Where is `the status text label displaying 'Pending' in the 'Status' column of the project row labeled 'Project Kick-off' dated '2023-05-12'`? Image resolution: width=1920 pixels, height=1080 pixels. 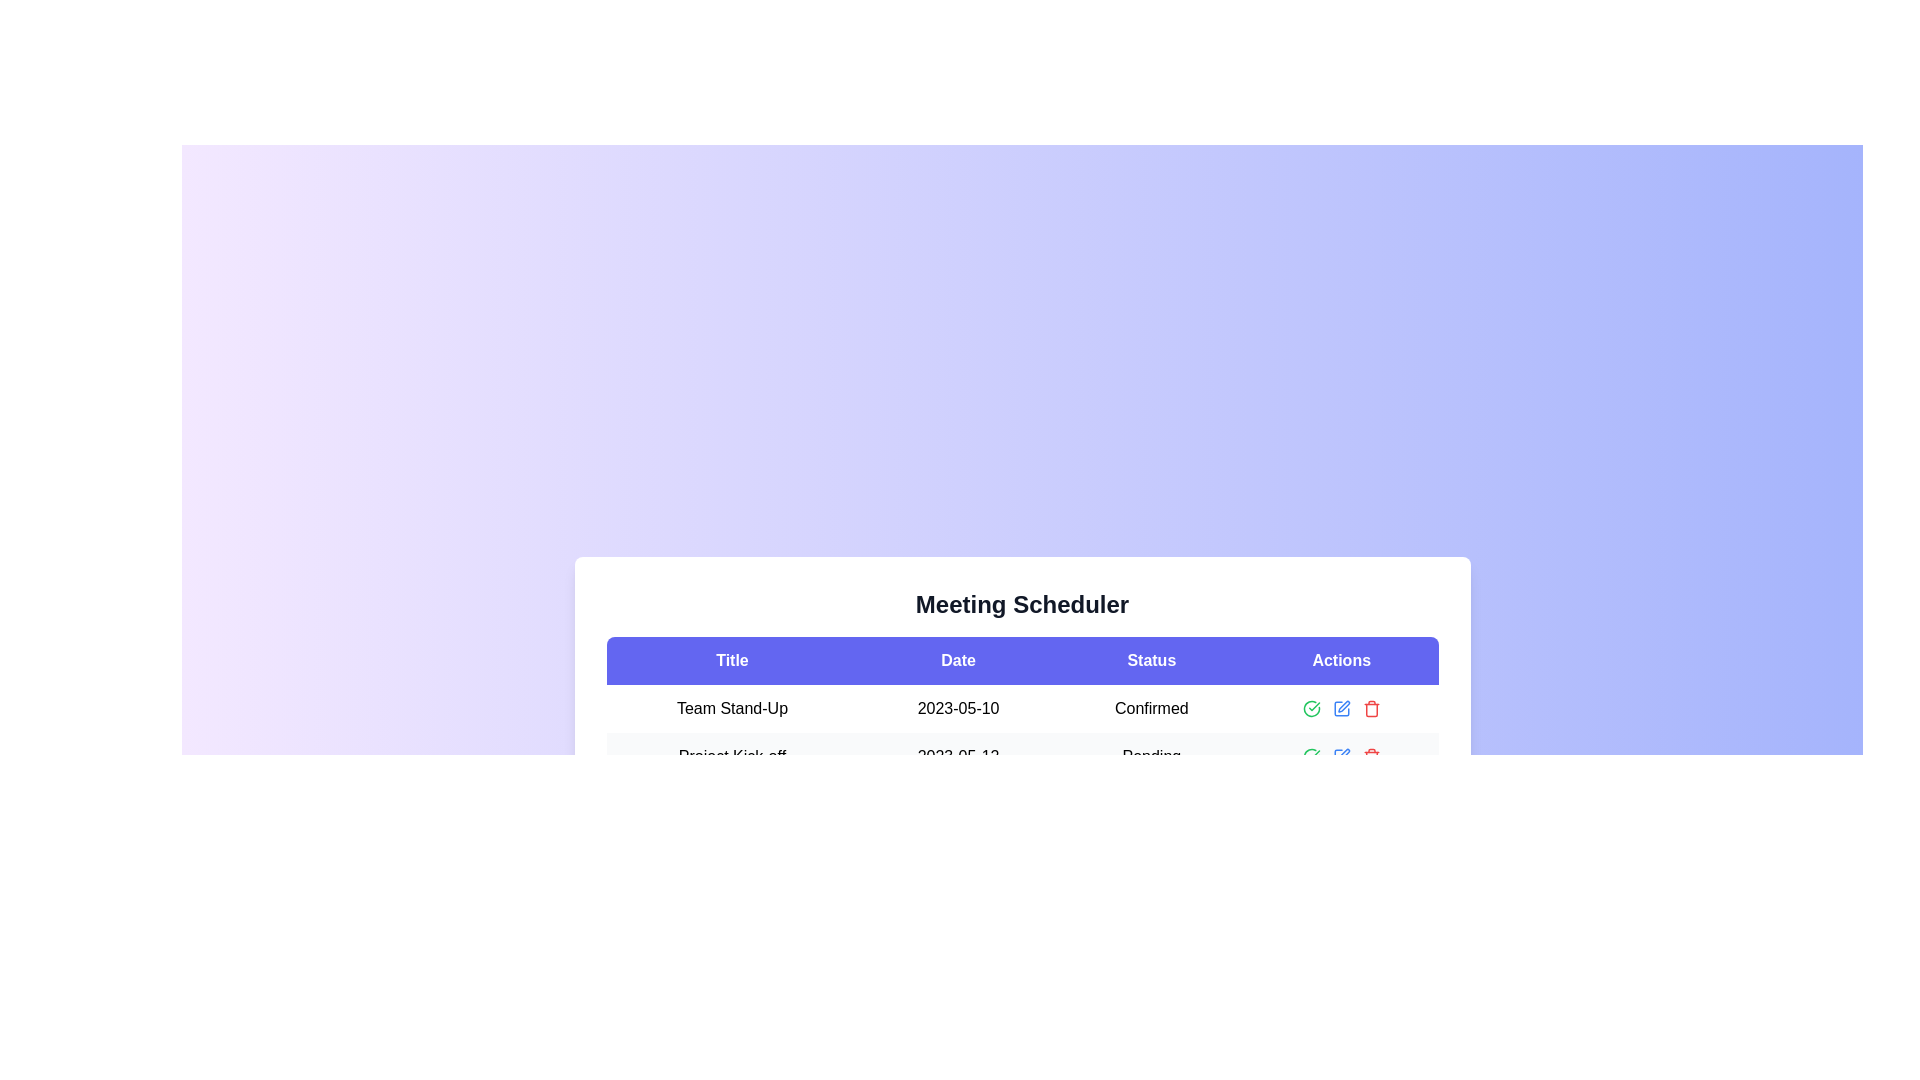 the status text label displaying 'Pending' in the 'Status' column of the project row labeled 'Project Kick-off' dated '2023-05-12' is located at coordinates (1151, 756).